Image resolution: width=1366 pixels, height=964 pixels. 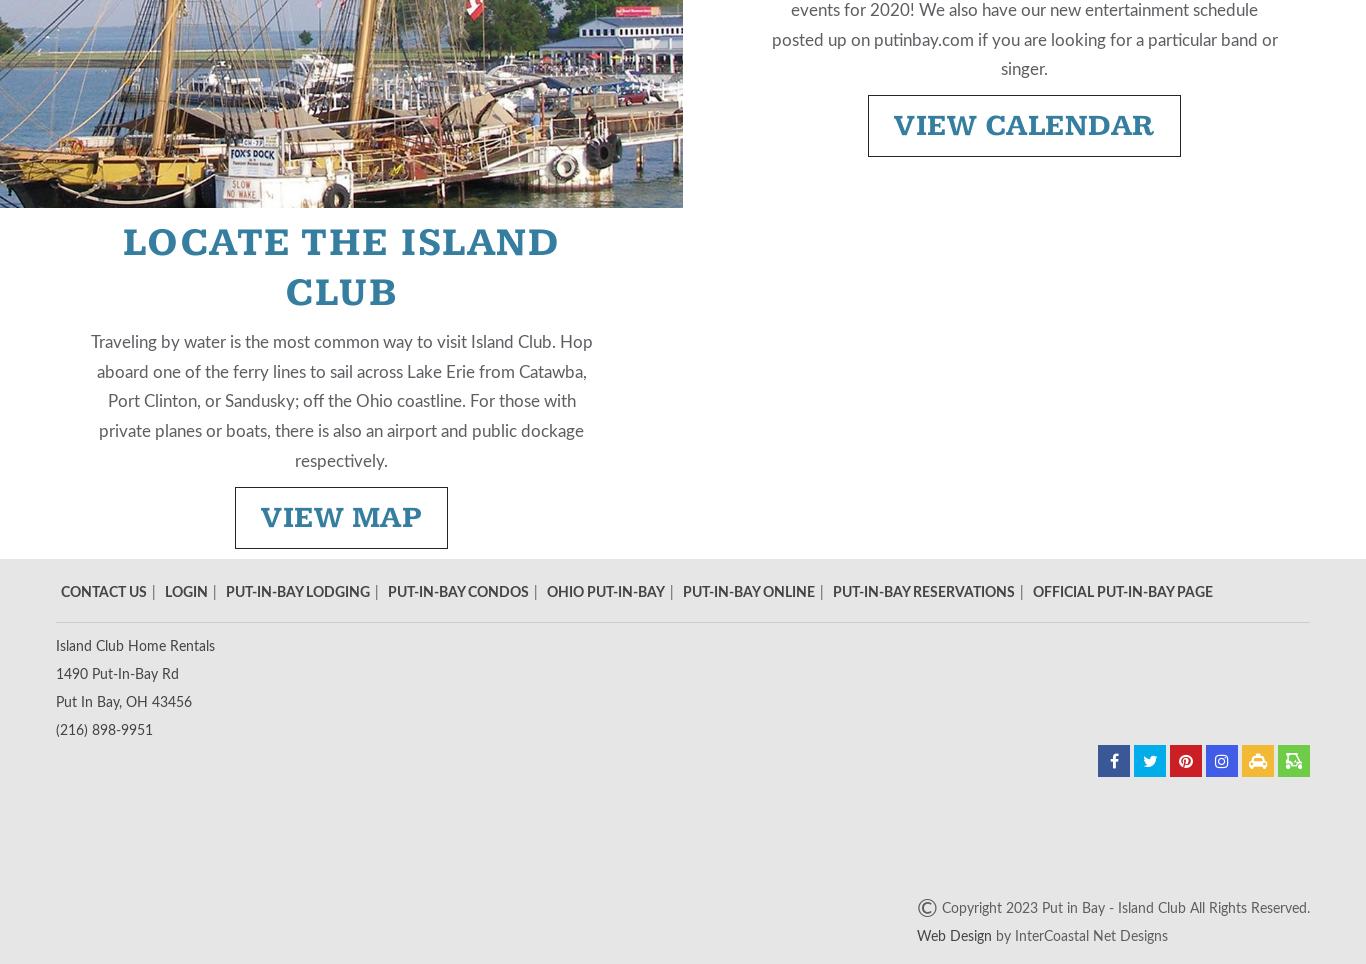 I want to click on 'Contact Us', so click(x=61, y=590).